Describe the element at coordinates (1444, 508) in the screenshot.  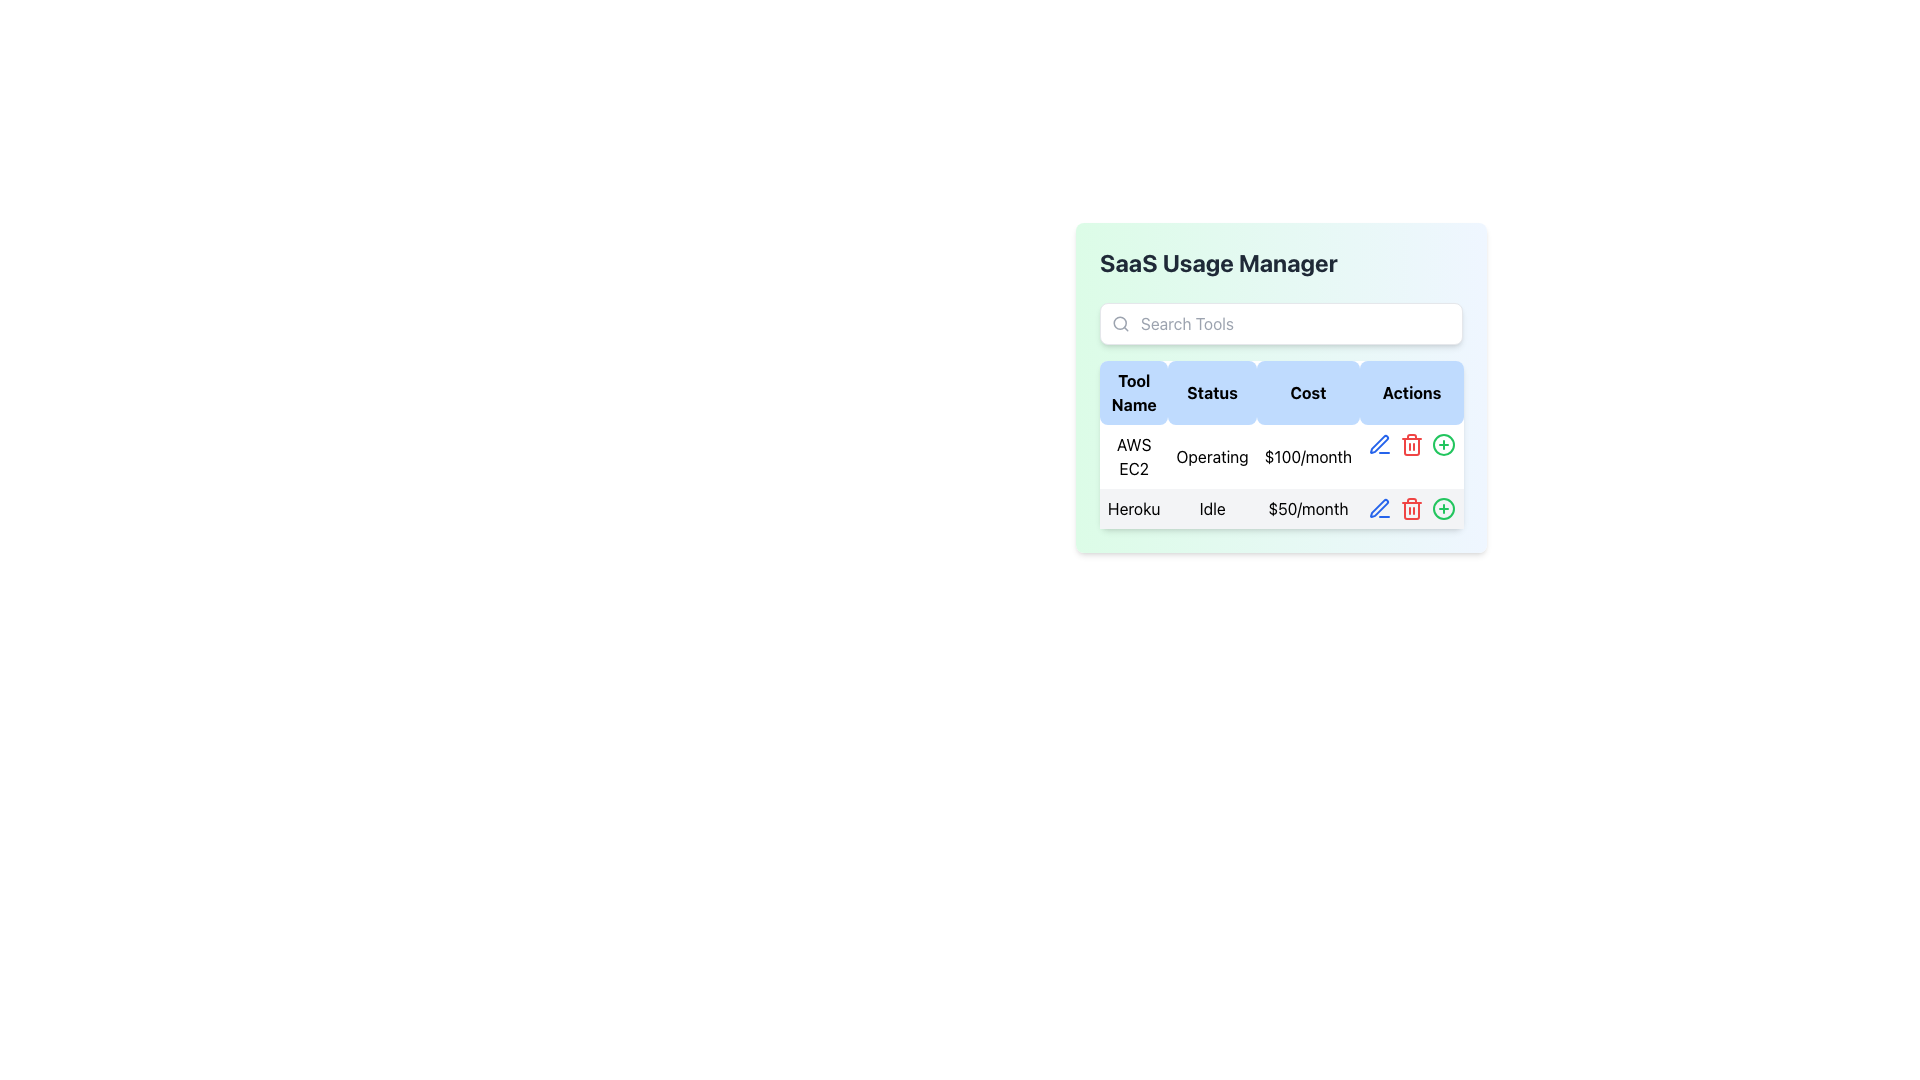
I see `the Visual SVG Circle representing the 'Add' or 'Plus' action located at the top-right corner of the 'Actions' column in the table row labeled 'AWS EC2.'` at that location.